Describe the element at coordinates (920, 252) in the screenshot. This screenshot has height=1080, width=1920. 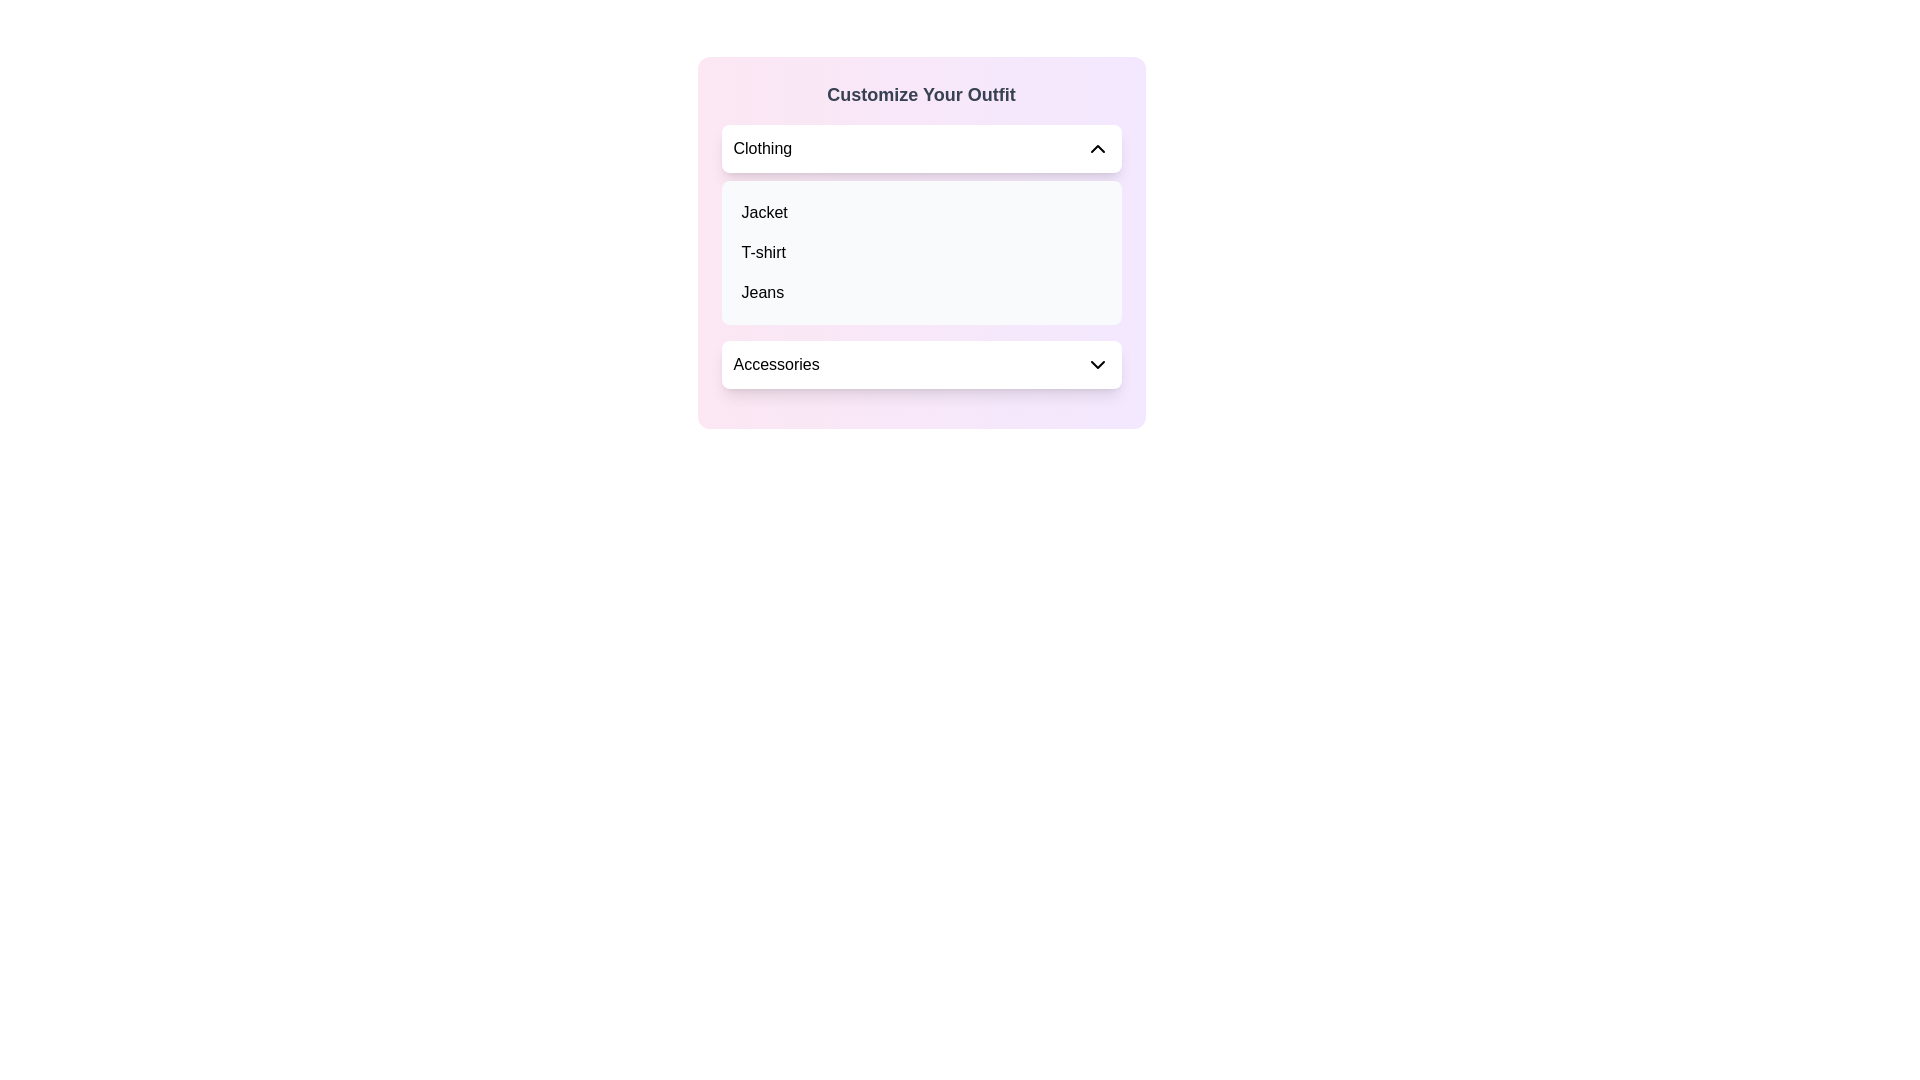
I see `the items listed in the List box containing 'Jacket', 'T-shirt', and 'Jeans', which has a soft gray background and rounded corners` at that location.